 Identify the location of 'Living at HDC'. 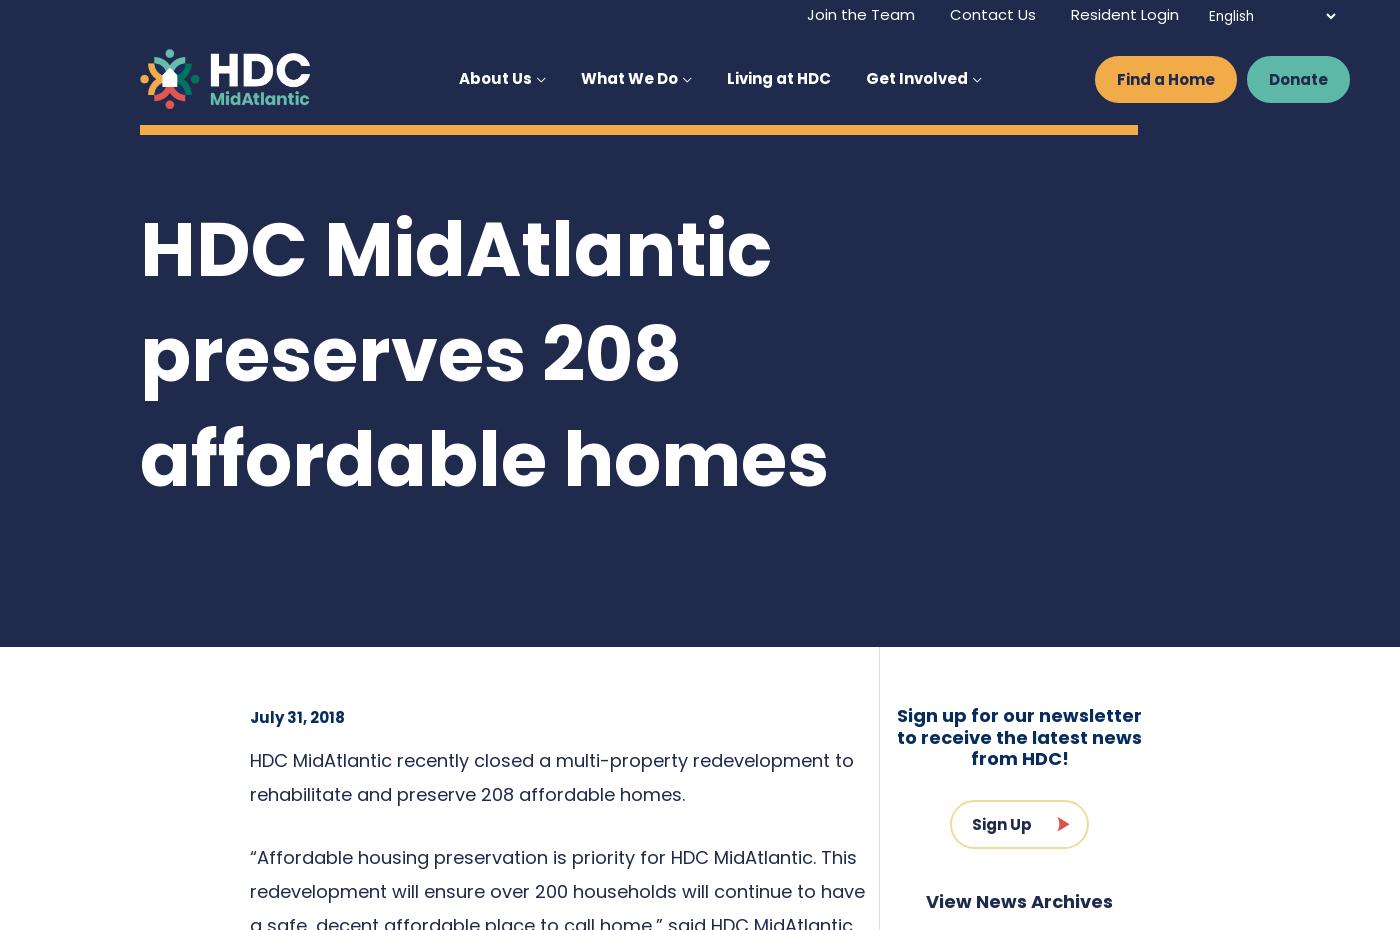
(777, 78).